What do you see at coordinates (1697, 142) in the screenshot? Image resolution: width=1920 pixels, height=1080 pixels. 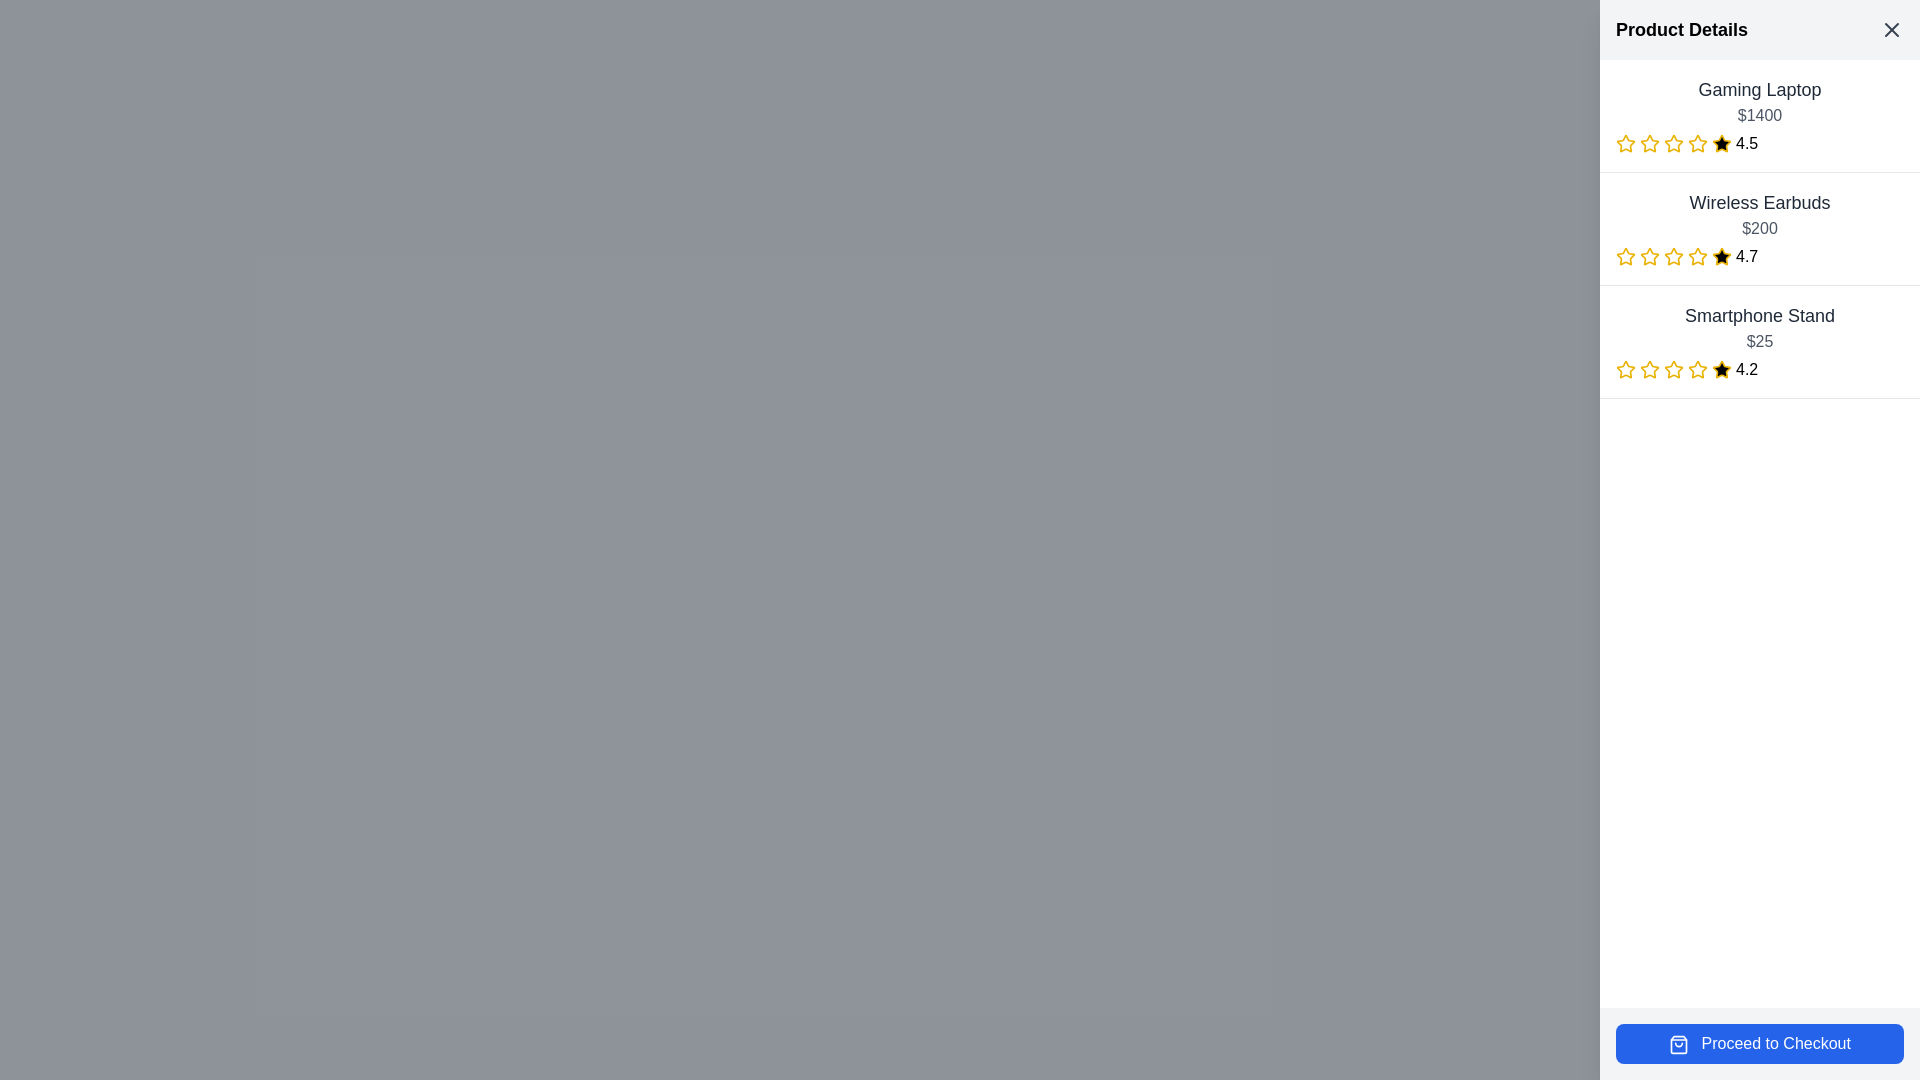 I see `the third star icon in the rating system under 'Gaming Laptop'` at bounding box center [1697, 142].